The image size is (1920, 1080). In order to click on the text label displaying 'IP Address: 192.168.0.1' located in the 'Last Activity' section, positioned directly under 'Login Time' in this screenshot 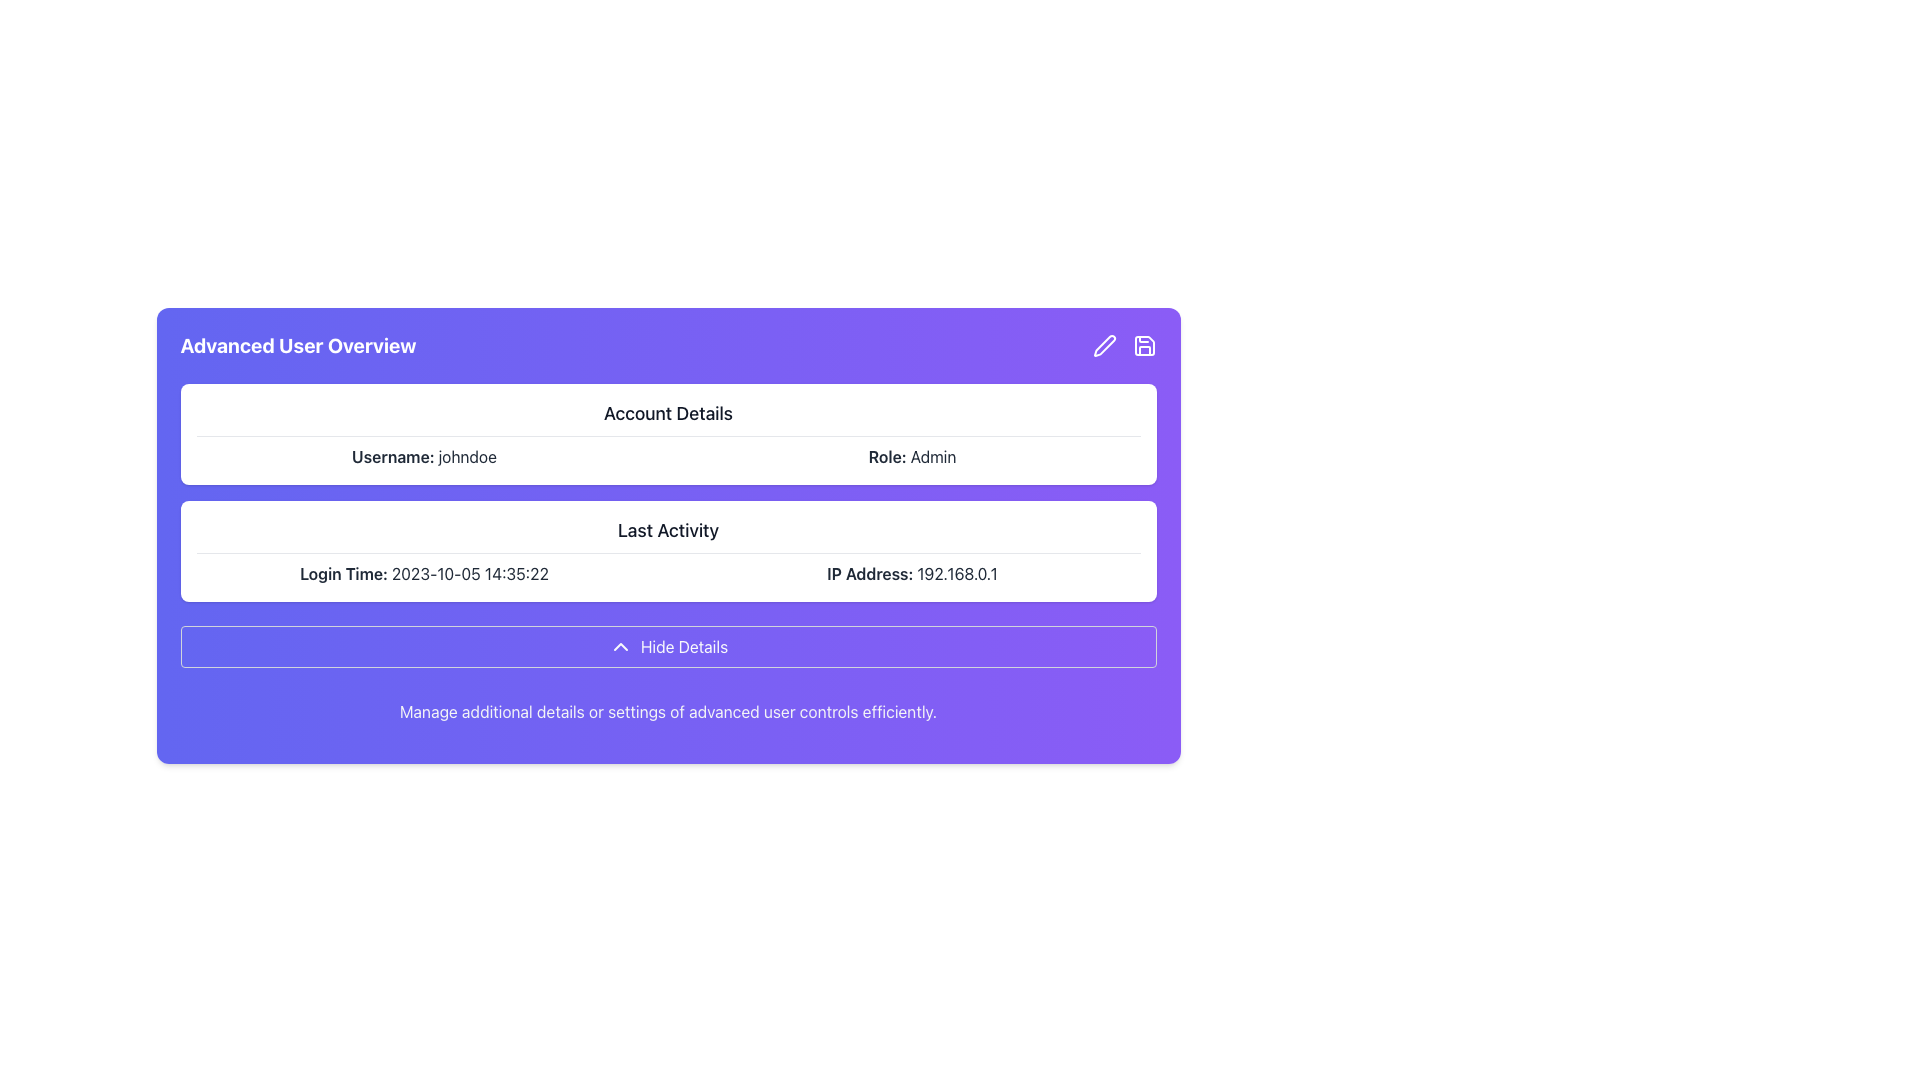, I will do `click(911, 574)`.